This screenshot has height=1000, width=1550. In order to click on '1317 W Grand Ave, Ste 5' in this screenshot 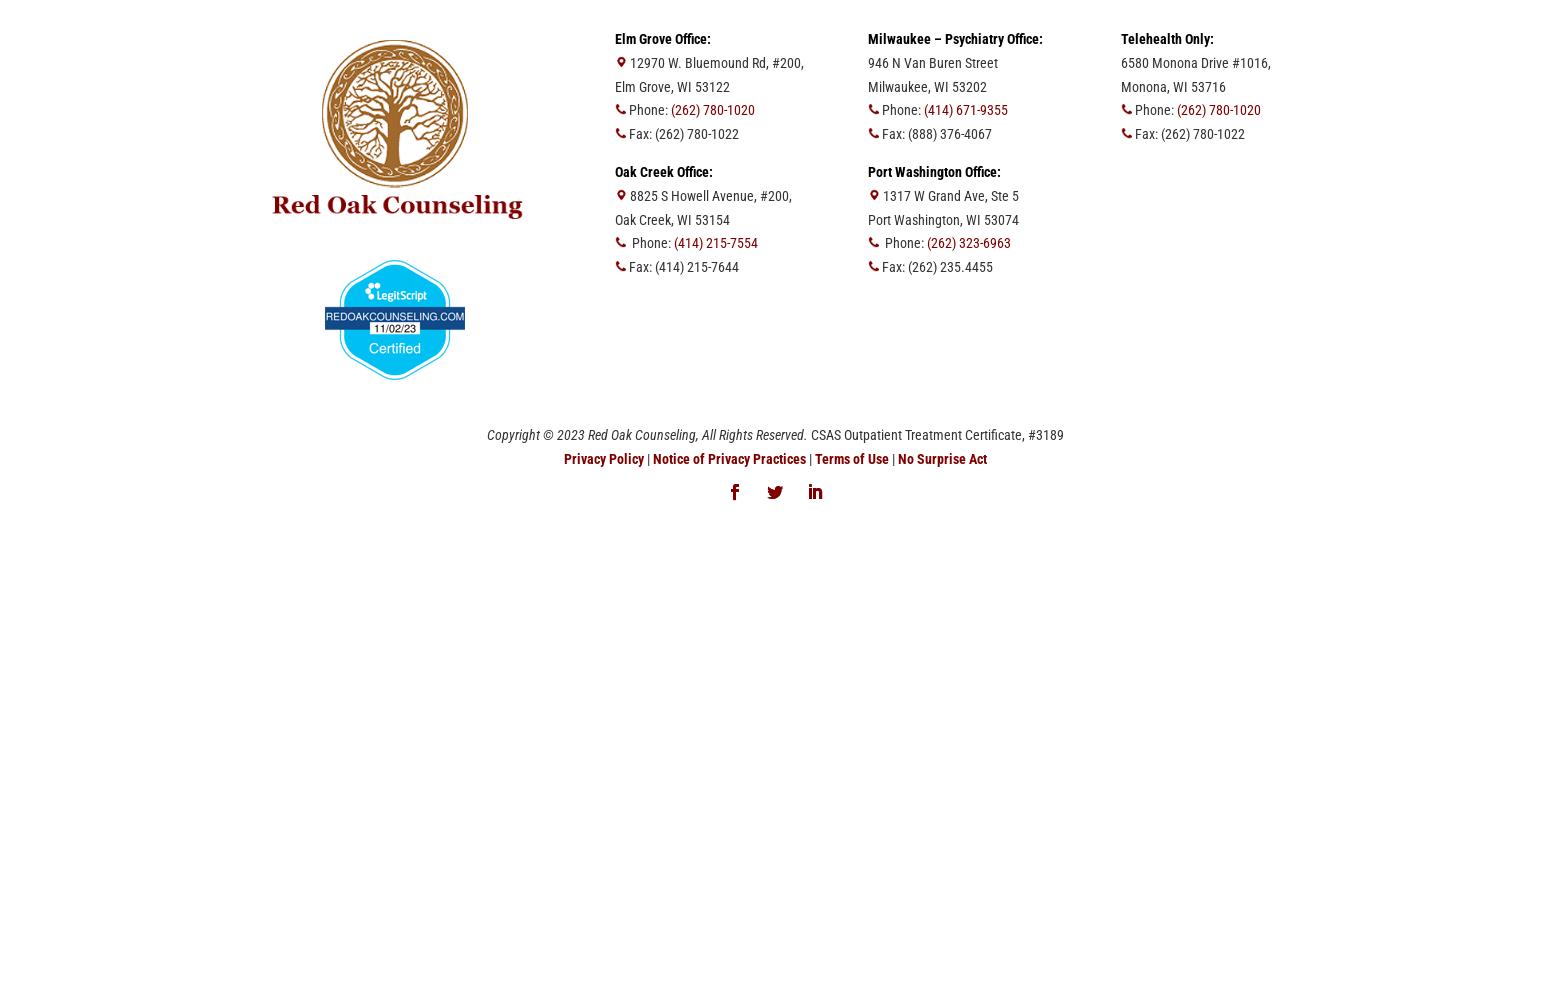, I will do `click(947, 194)`.